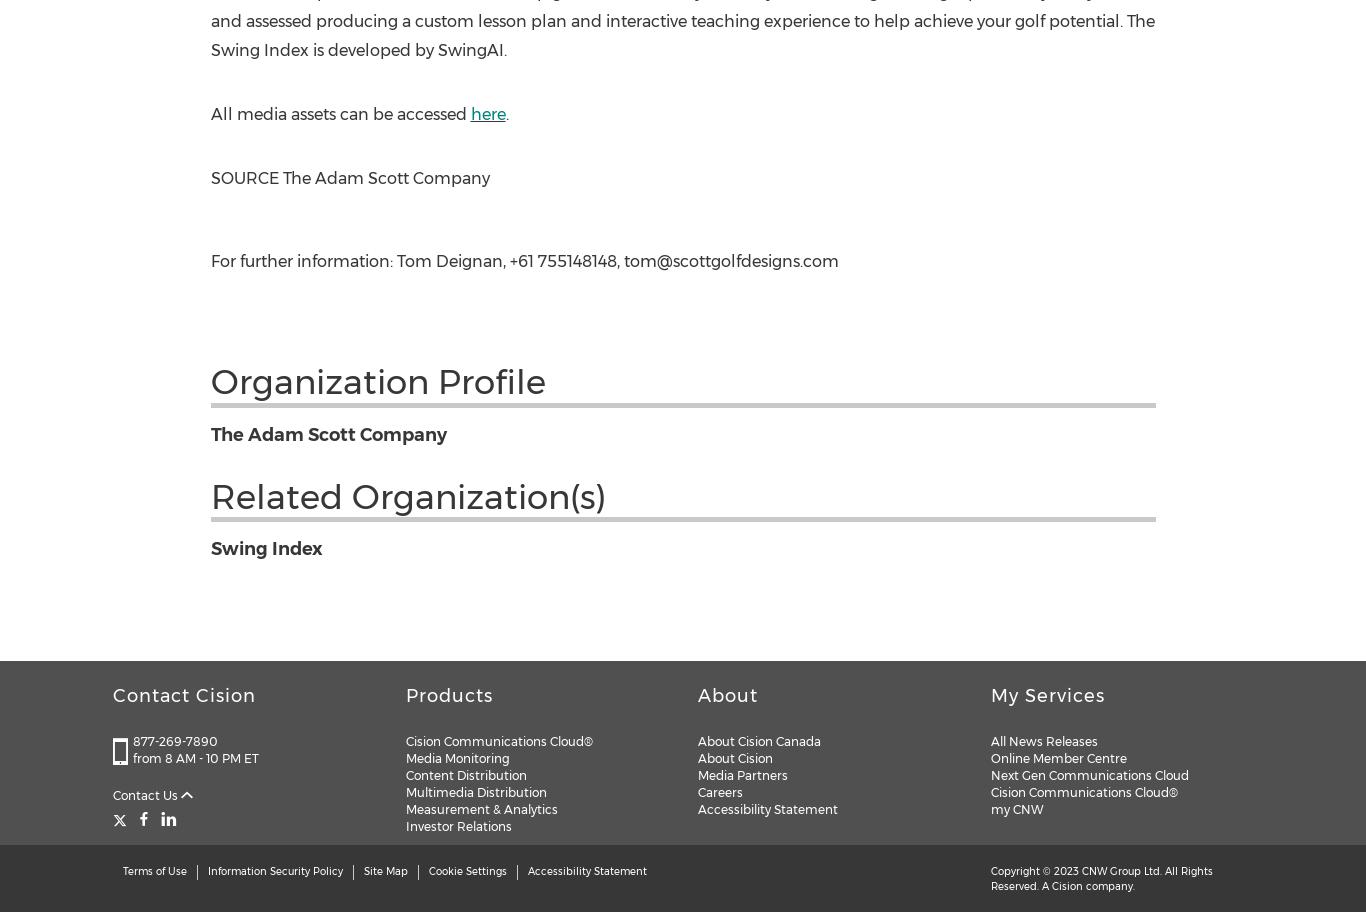  What do you see at coordinates (480, 808) in the screenshot?
I see `'Measurement & Analytics'` at bounding box center [480, 808].